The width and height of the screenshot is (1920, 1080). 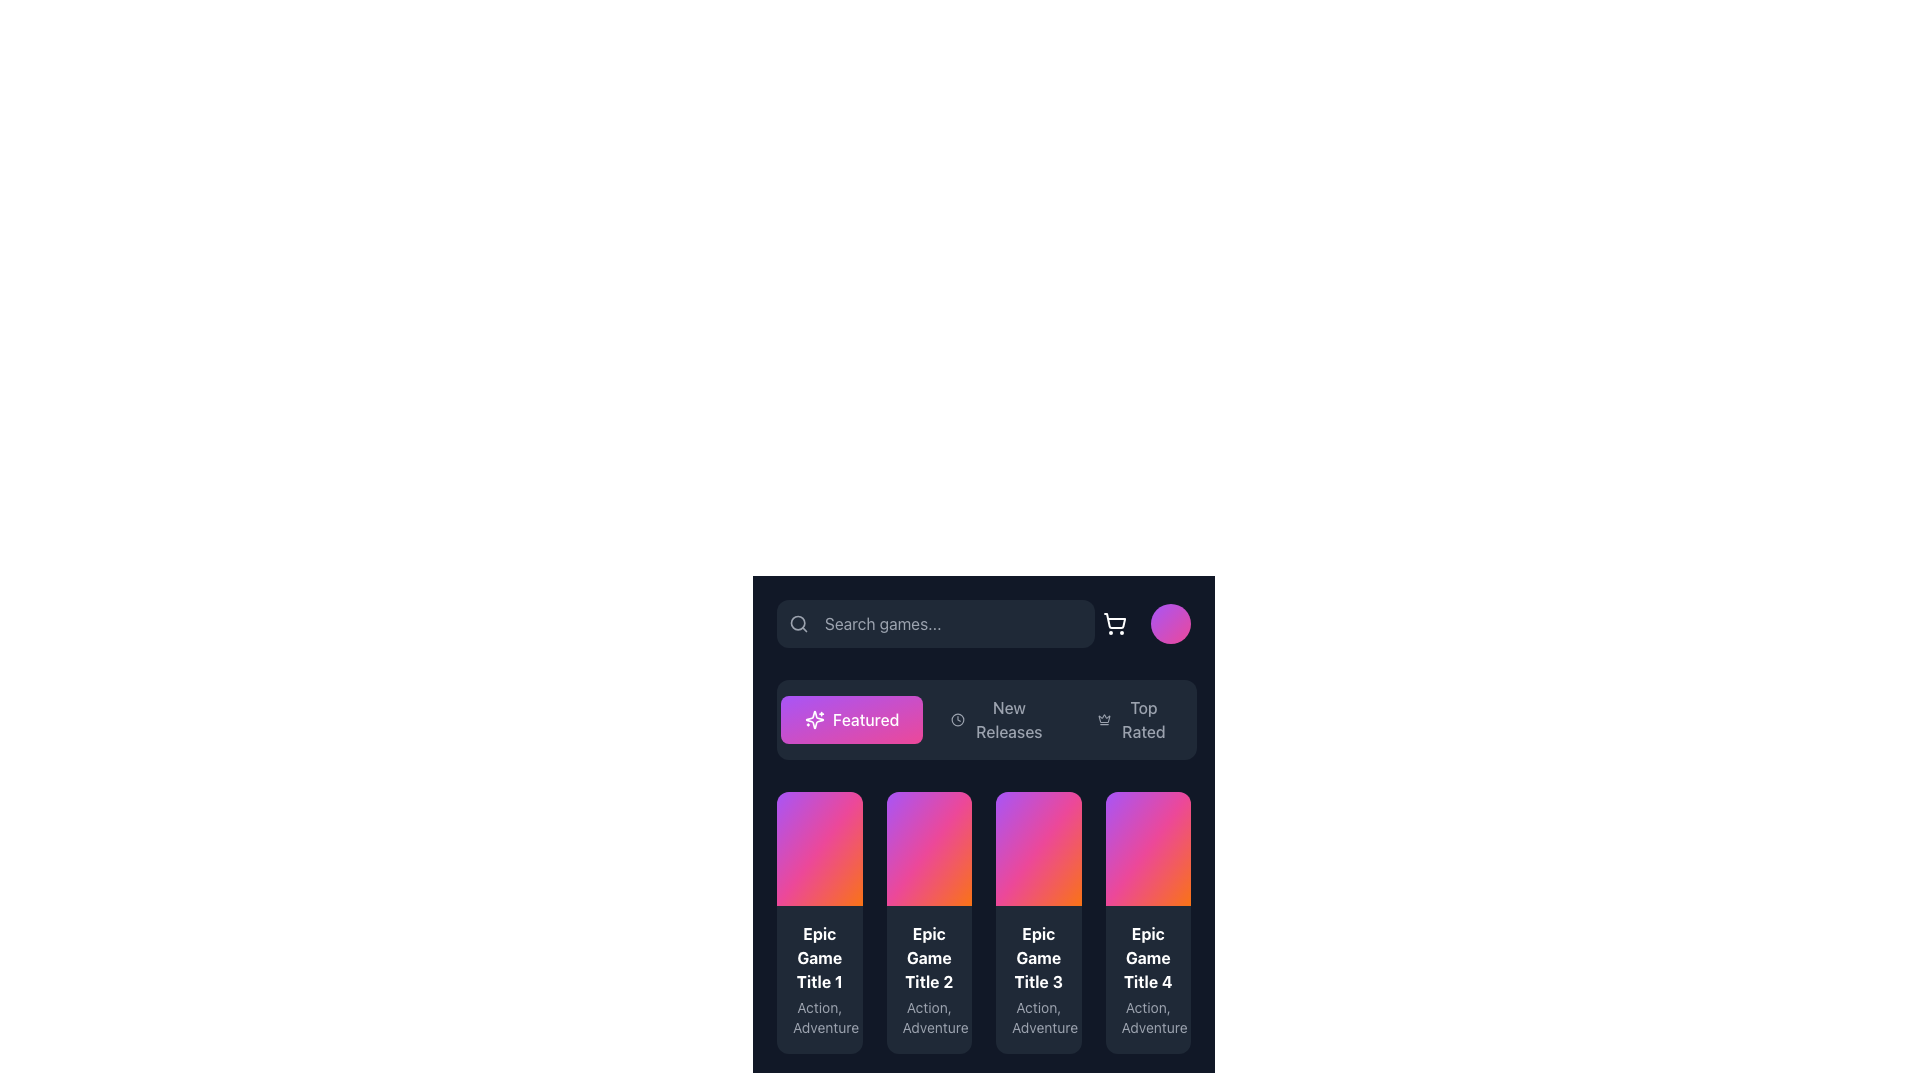 I want to click on the Information Card that represents a specific game, located in the 'Featured' section as the fourth element in a horizontal grid, so click(x=1148, y=922).